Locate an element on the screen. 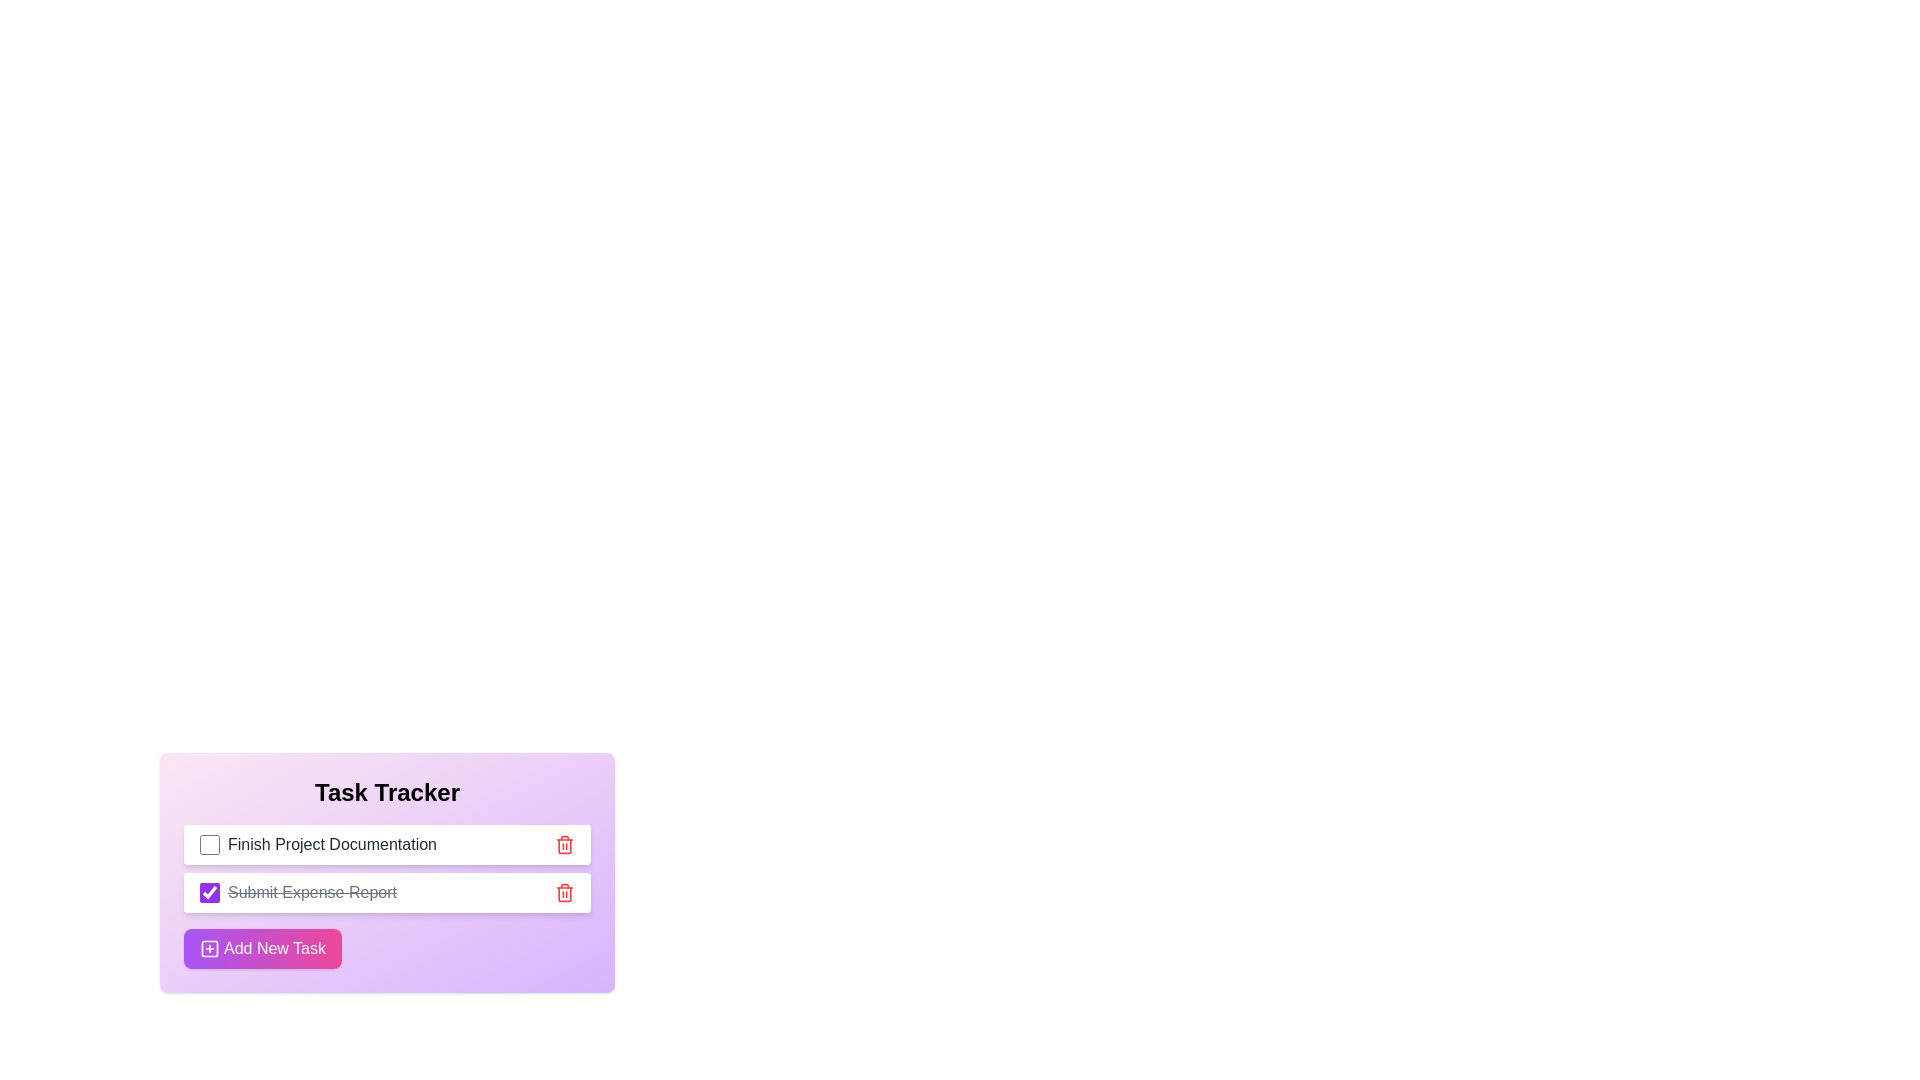 This screenshot has height=1080, width=1920. the checkbox, which is a square checkbox with a purple accent border and white fill, positioned to the left of the text label 'Finish Project Documentation' is located at coordinates (210, 844).